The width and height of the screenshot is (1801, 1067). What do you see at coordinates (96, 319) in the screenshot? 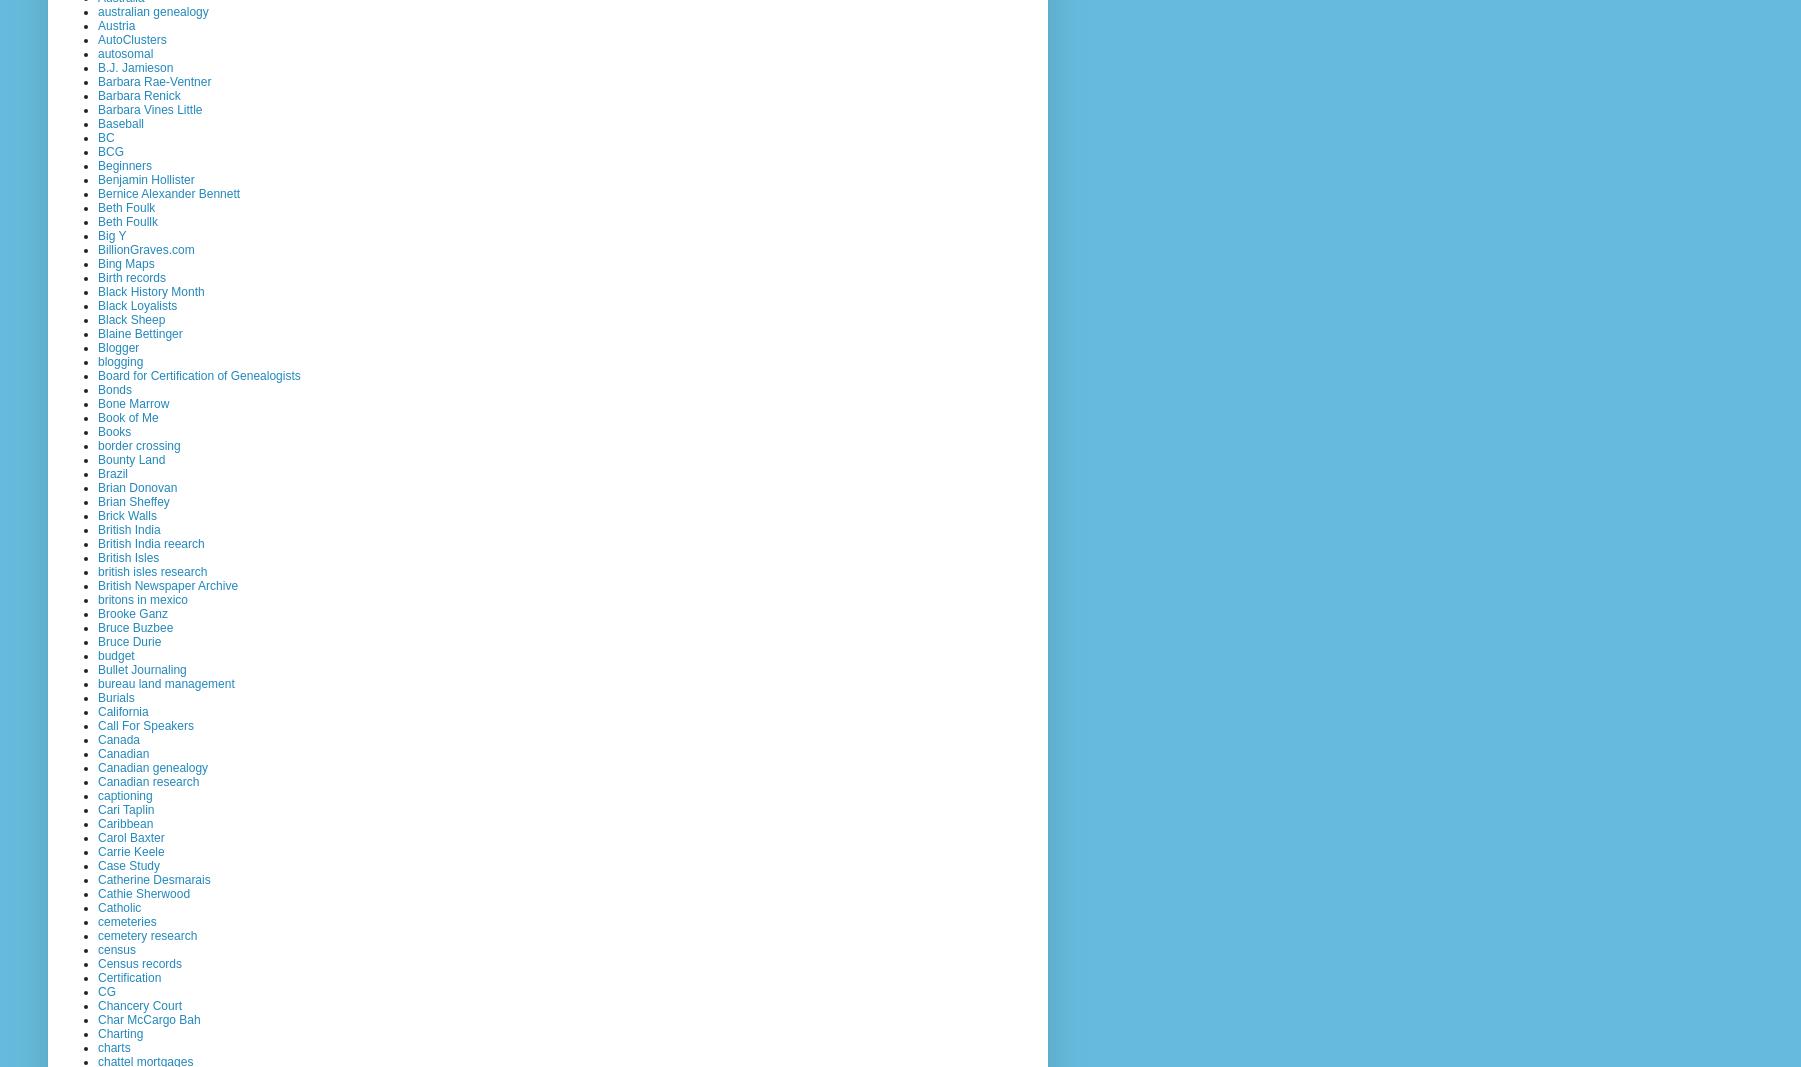
I see `'Black Sheep'` at bounding box center [96, 319].